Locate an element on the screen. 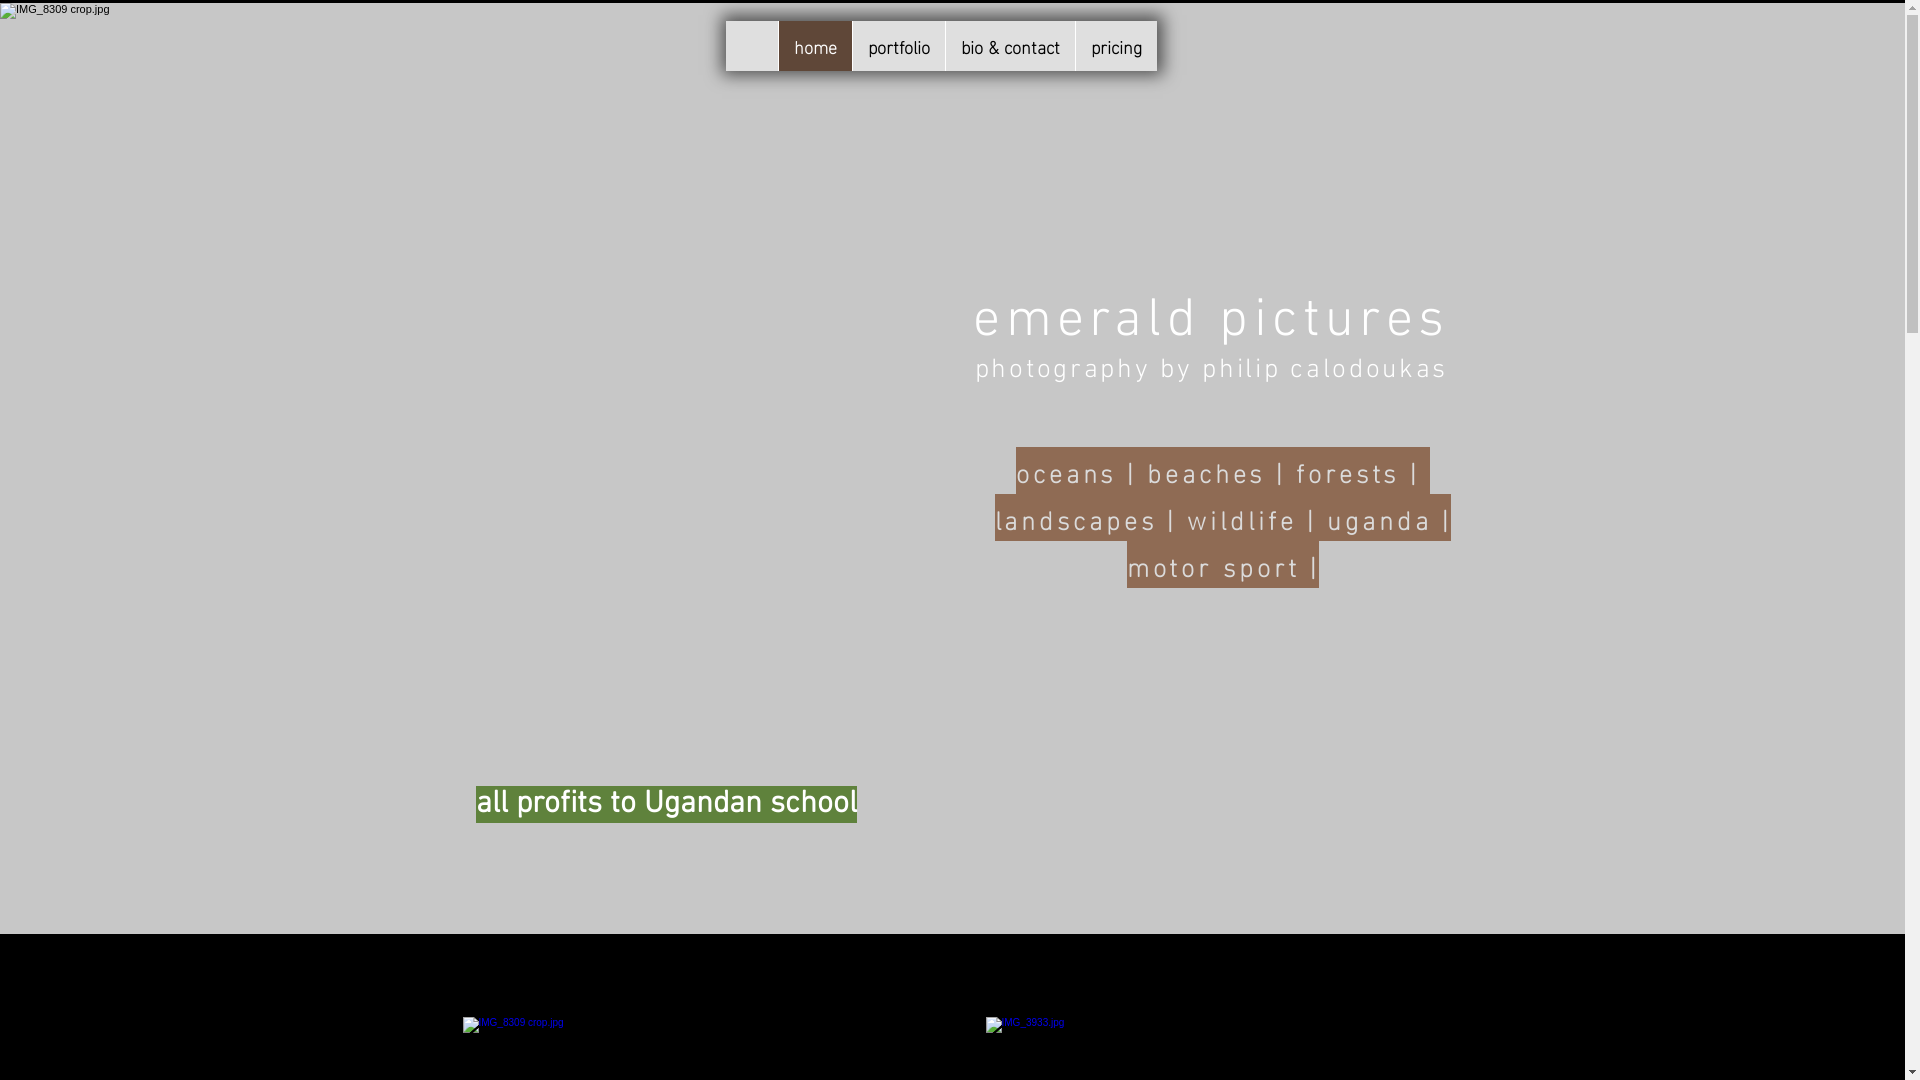 The width and height of the screenshot is (1920, 1080). 'bio & contact' is located at coordinates (1008, 45).